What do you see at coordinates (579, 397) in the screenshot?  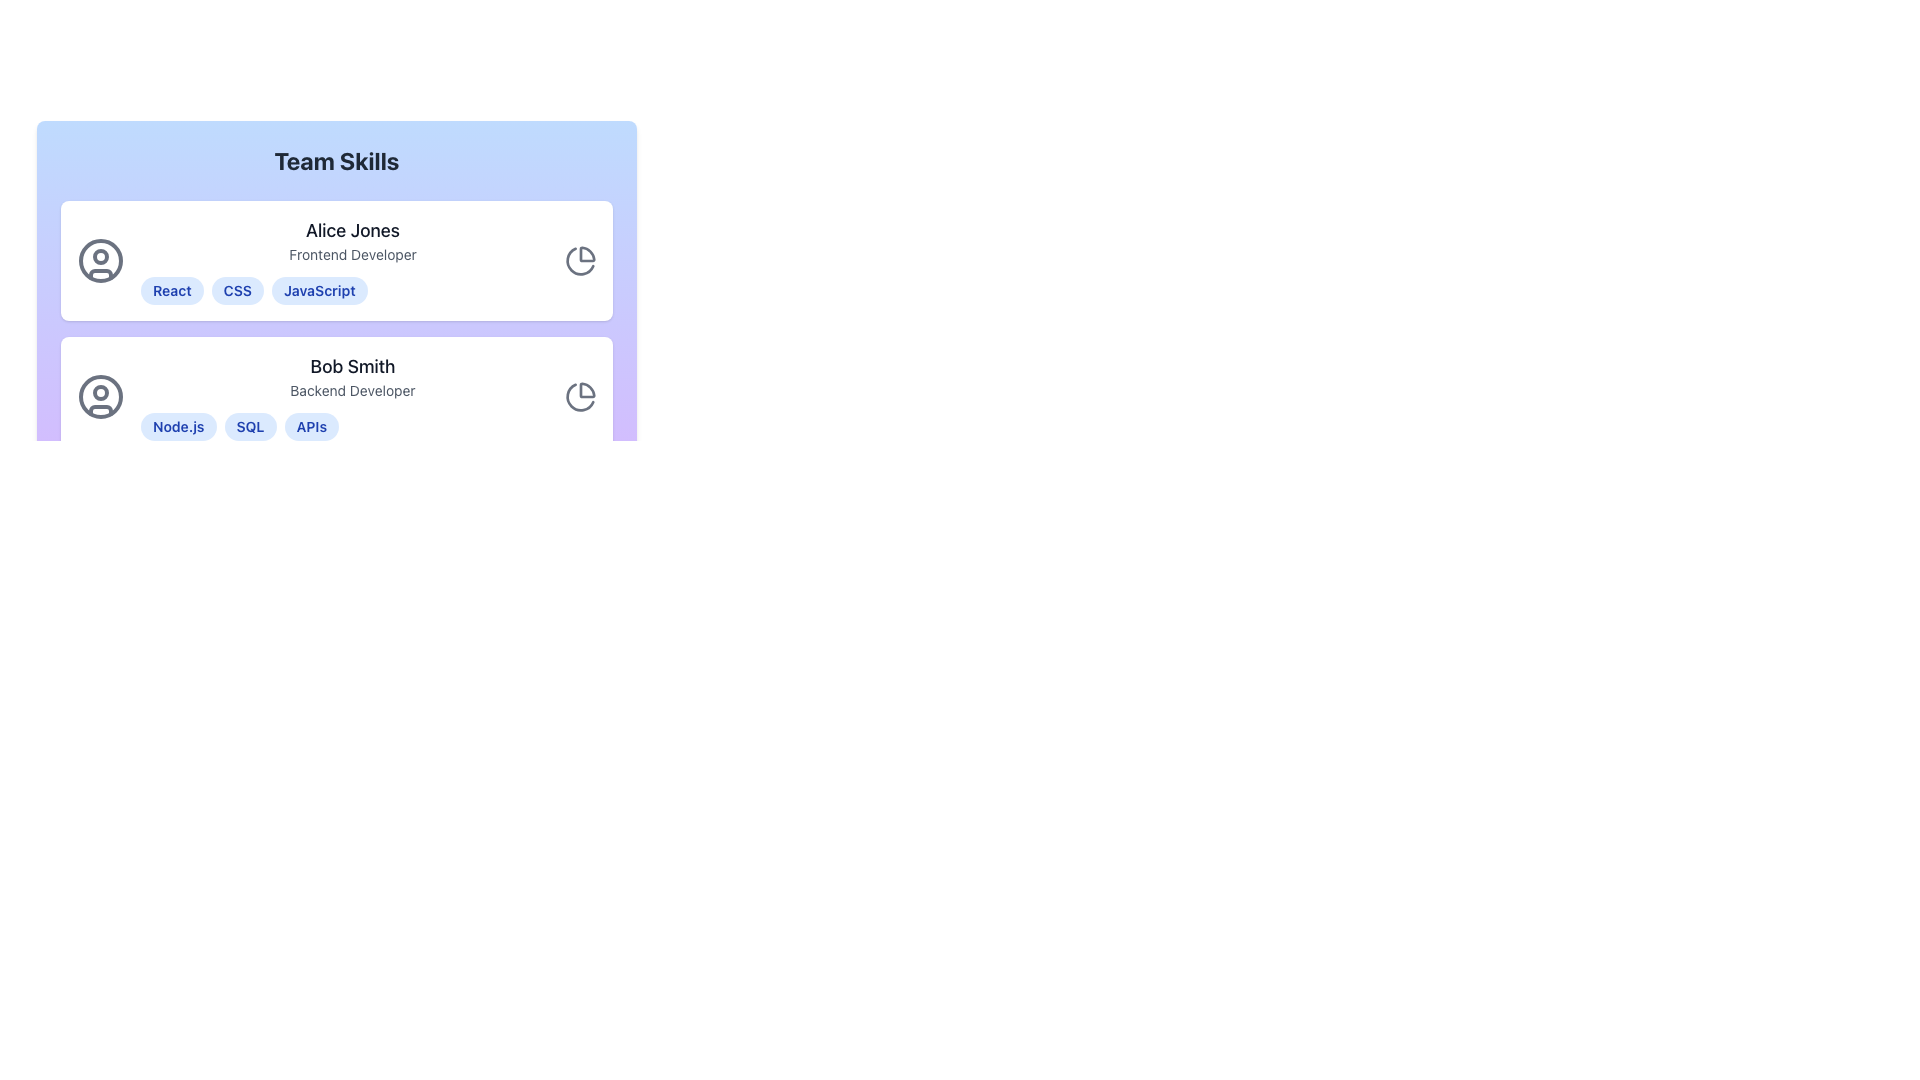 I see `the pie chart icon located at the far right of the 'Bob Smith' card, aligned with the 'Backend Developer' text` at bounding box center [579, 397].